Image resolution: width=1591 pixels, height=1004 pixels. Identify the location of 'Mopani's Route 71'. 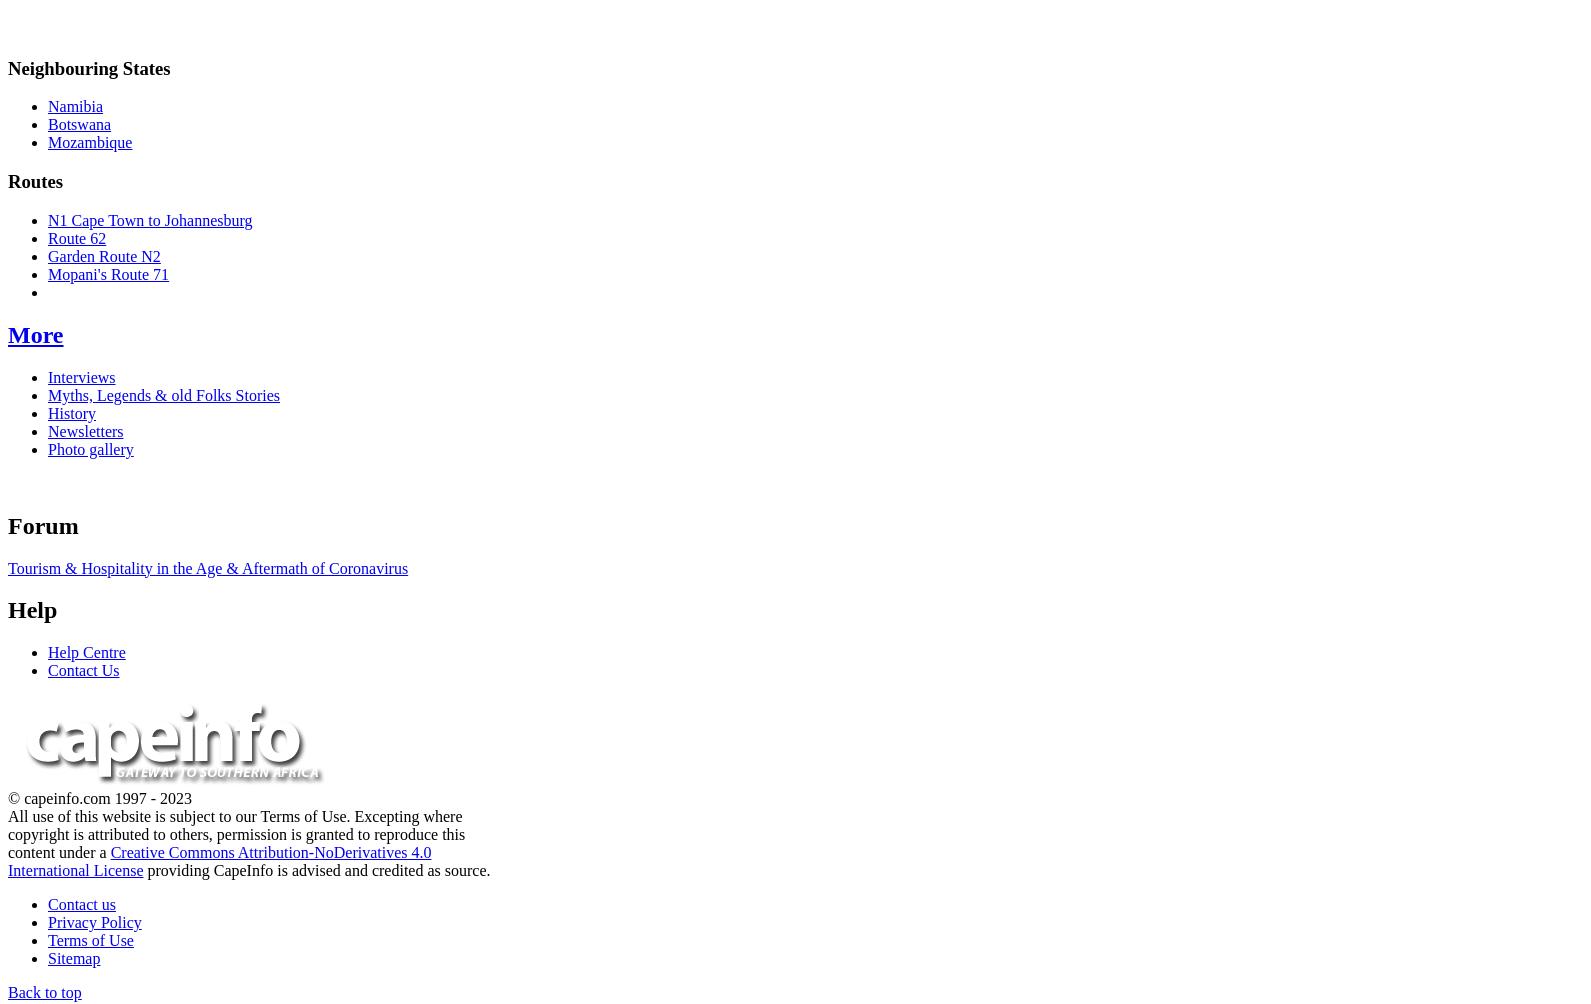
(108, 273).